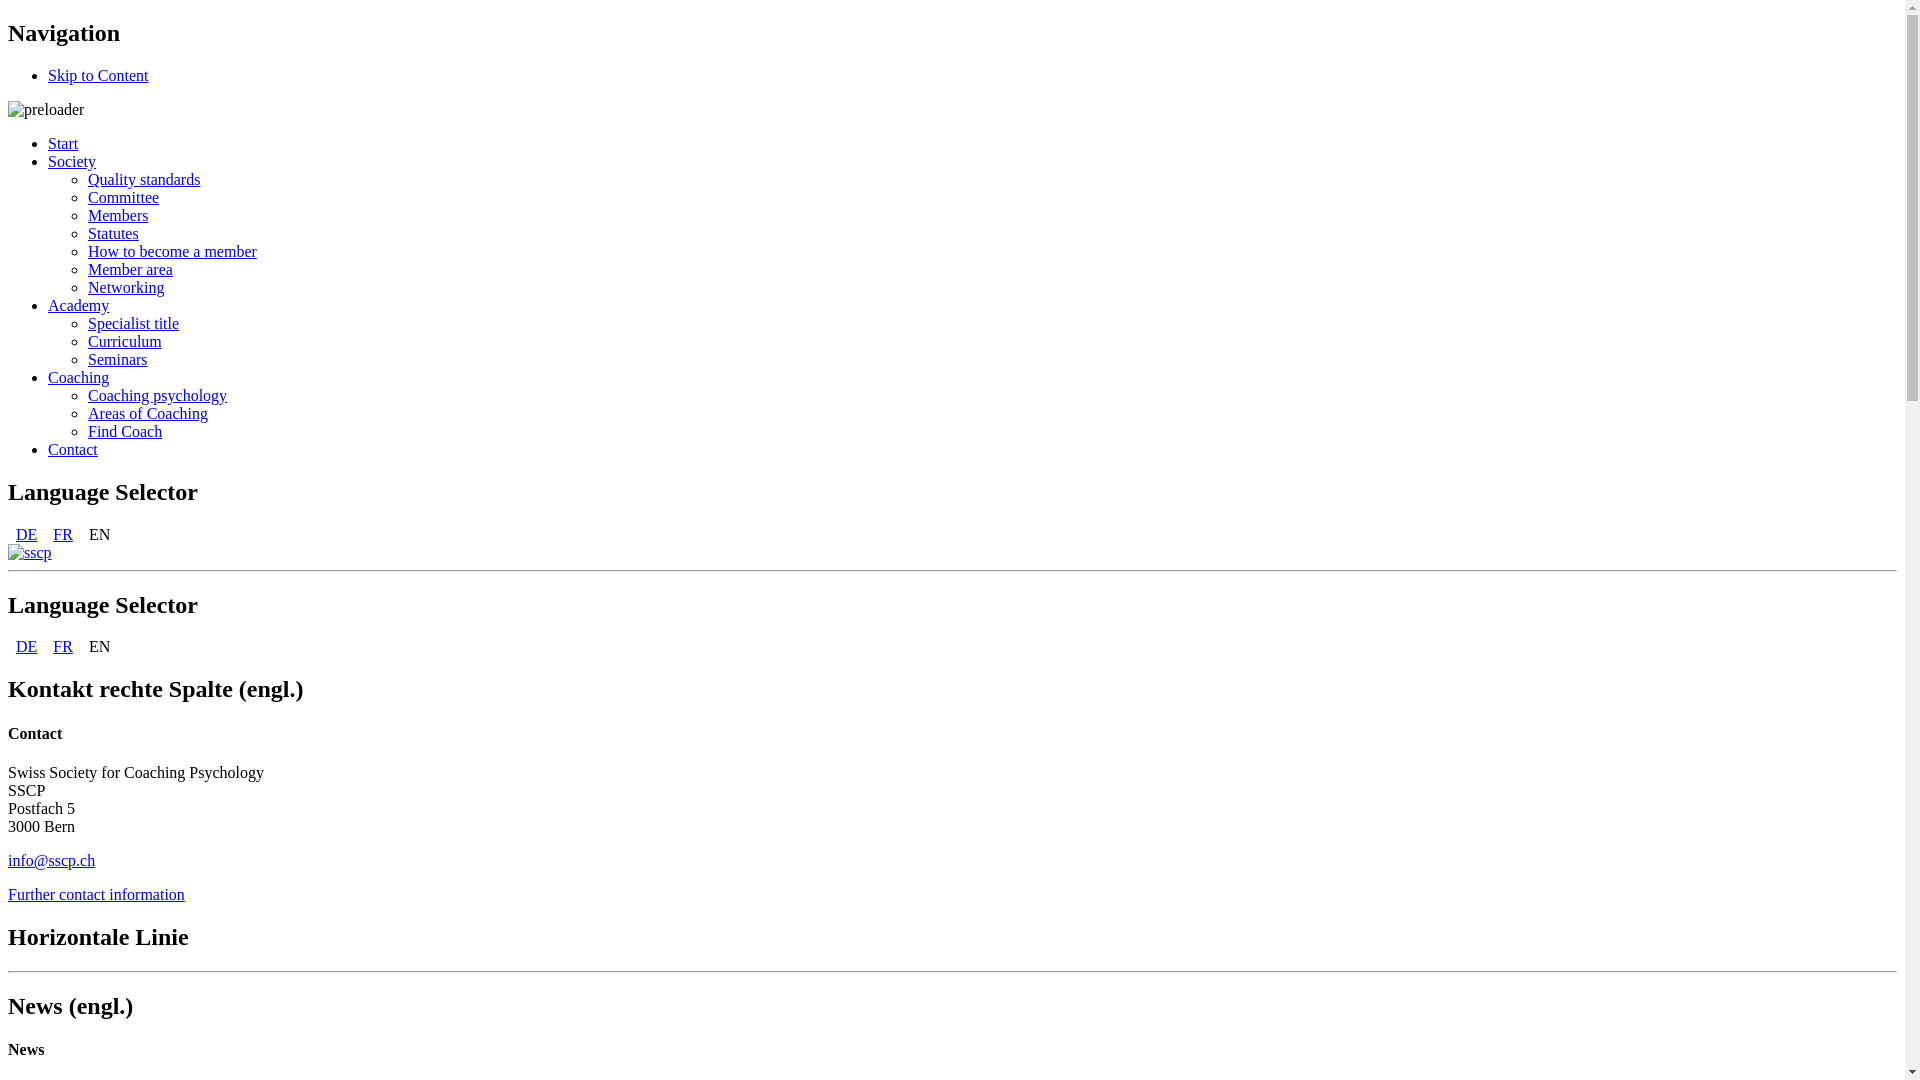 The image size is (1920, 1080). I want to click on 'Areas of Coaching', so click(147, 412).